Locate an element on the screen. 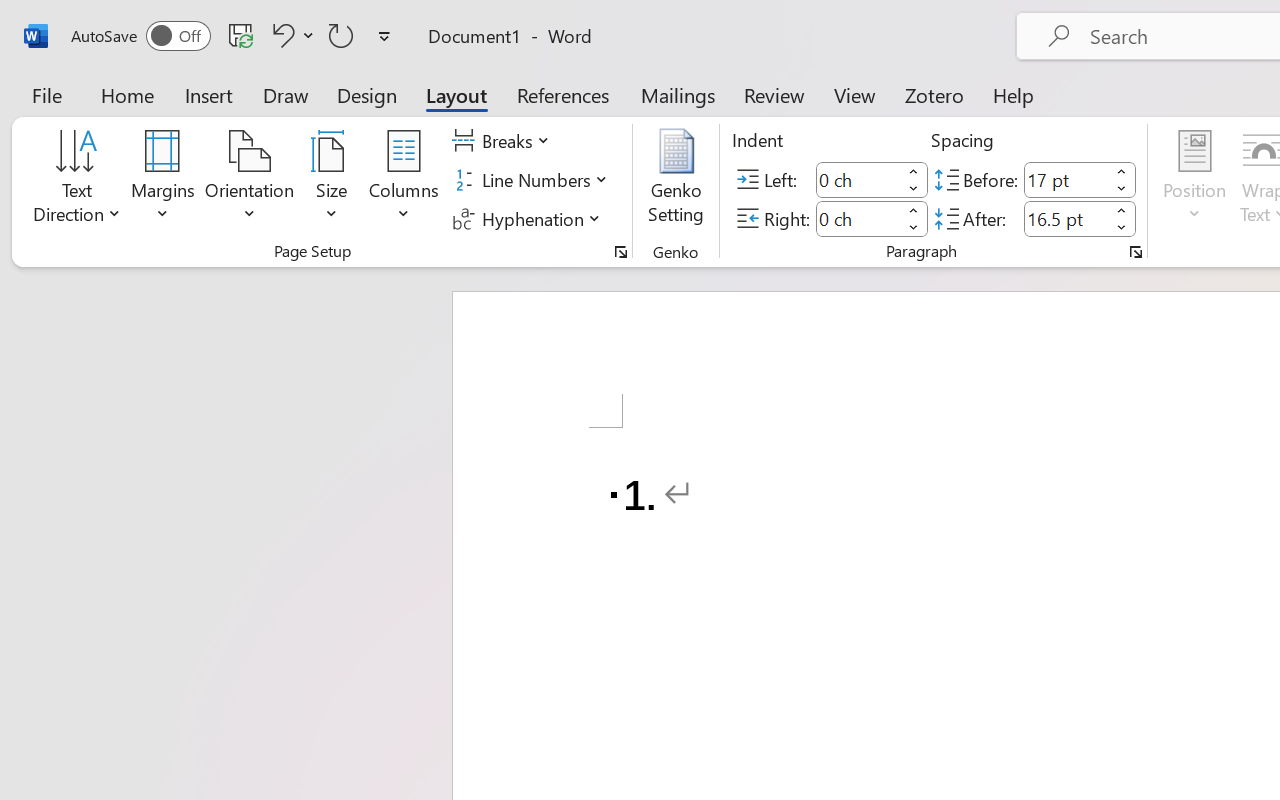  'Hyphenation' is located at coordinates (529, 218).